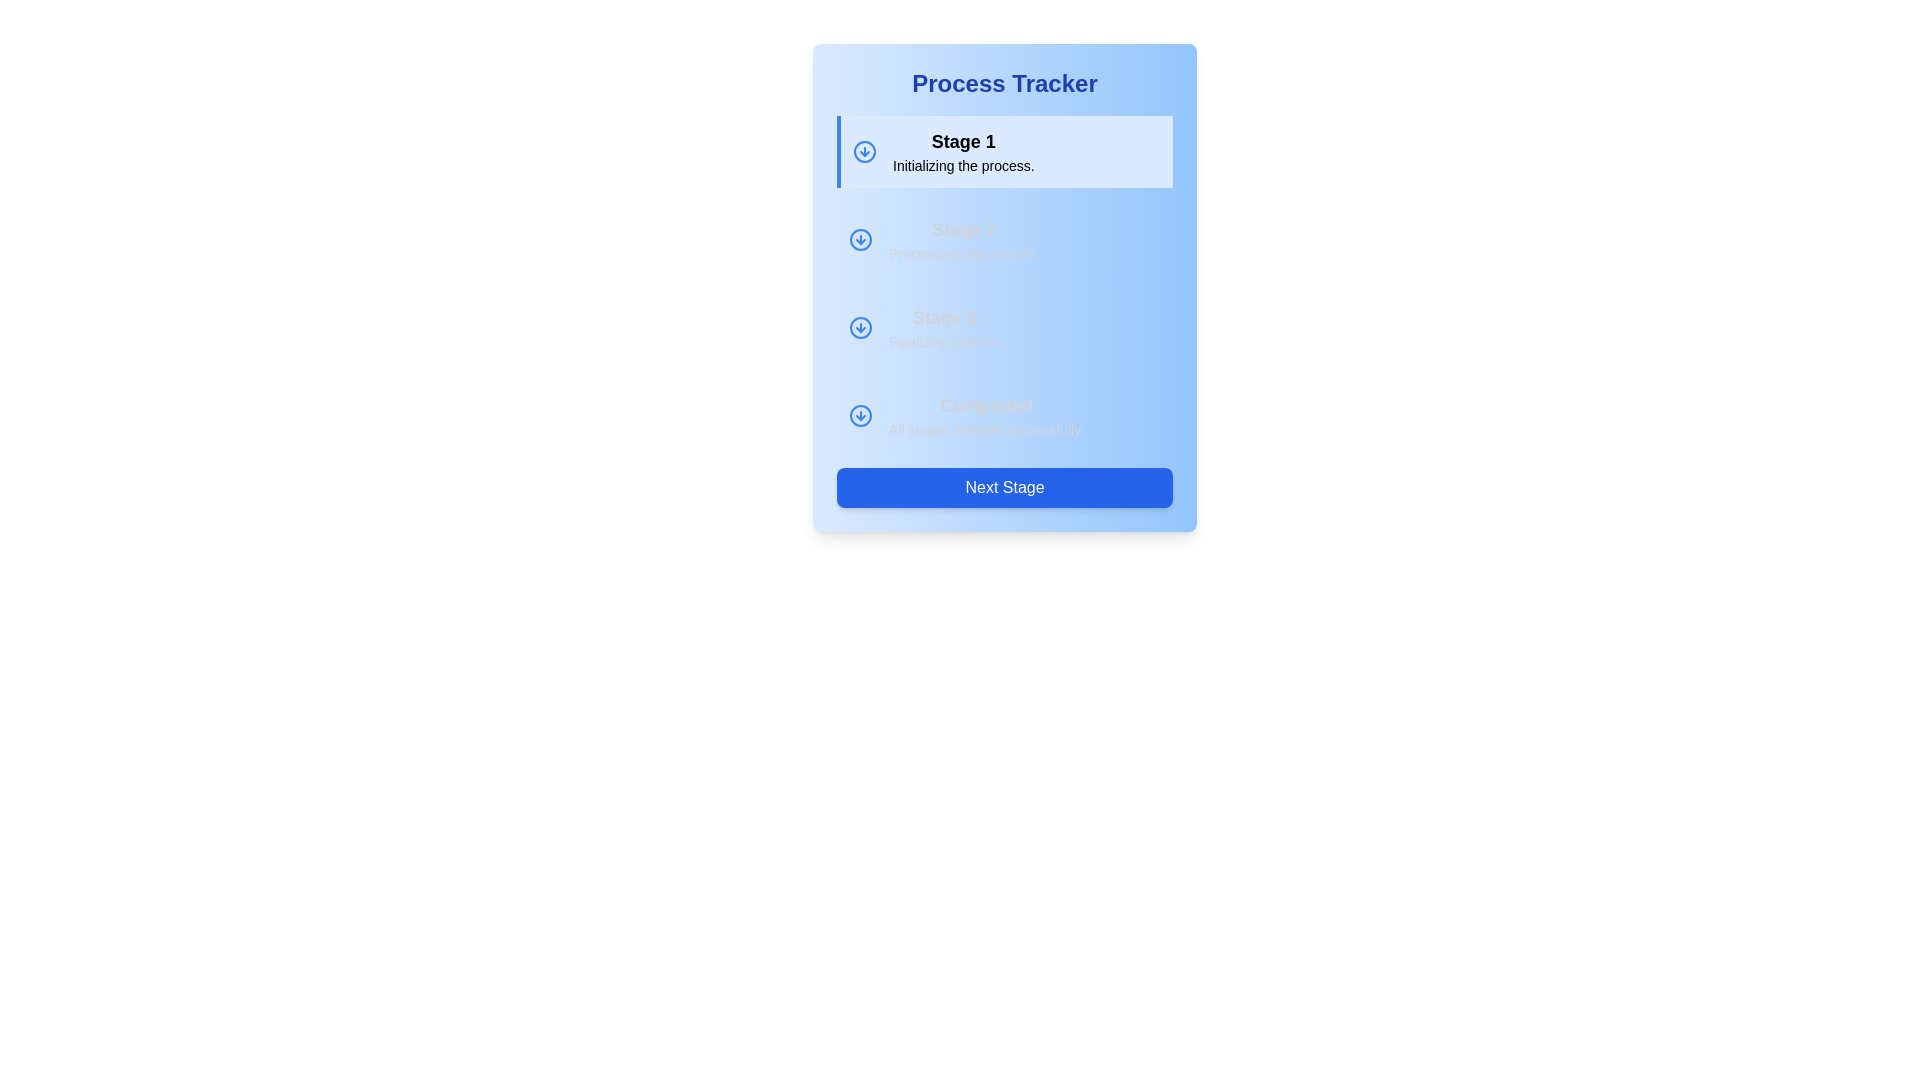  Describe the element at coordinates (860, 238) in the screenshot. I see `the circular download icon with a blue outline and downward arrow, located near 'Stage 1 Initializing the process' in the 'Process Tracker' interface` at that location.